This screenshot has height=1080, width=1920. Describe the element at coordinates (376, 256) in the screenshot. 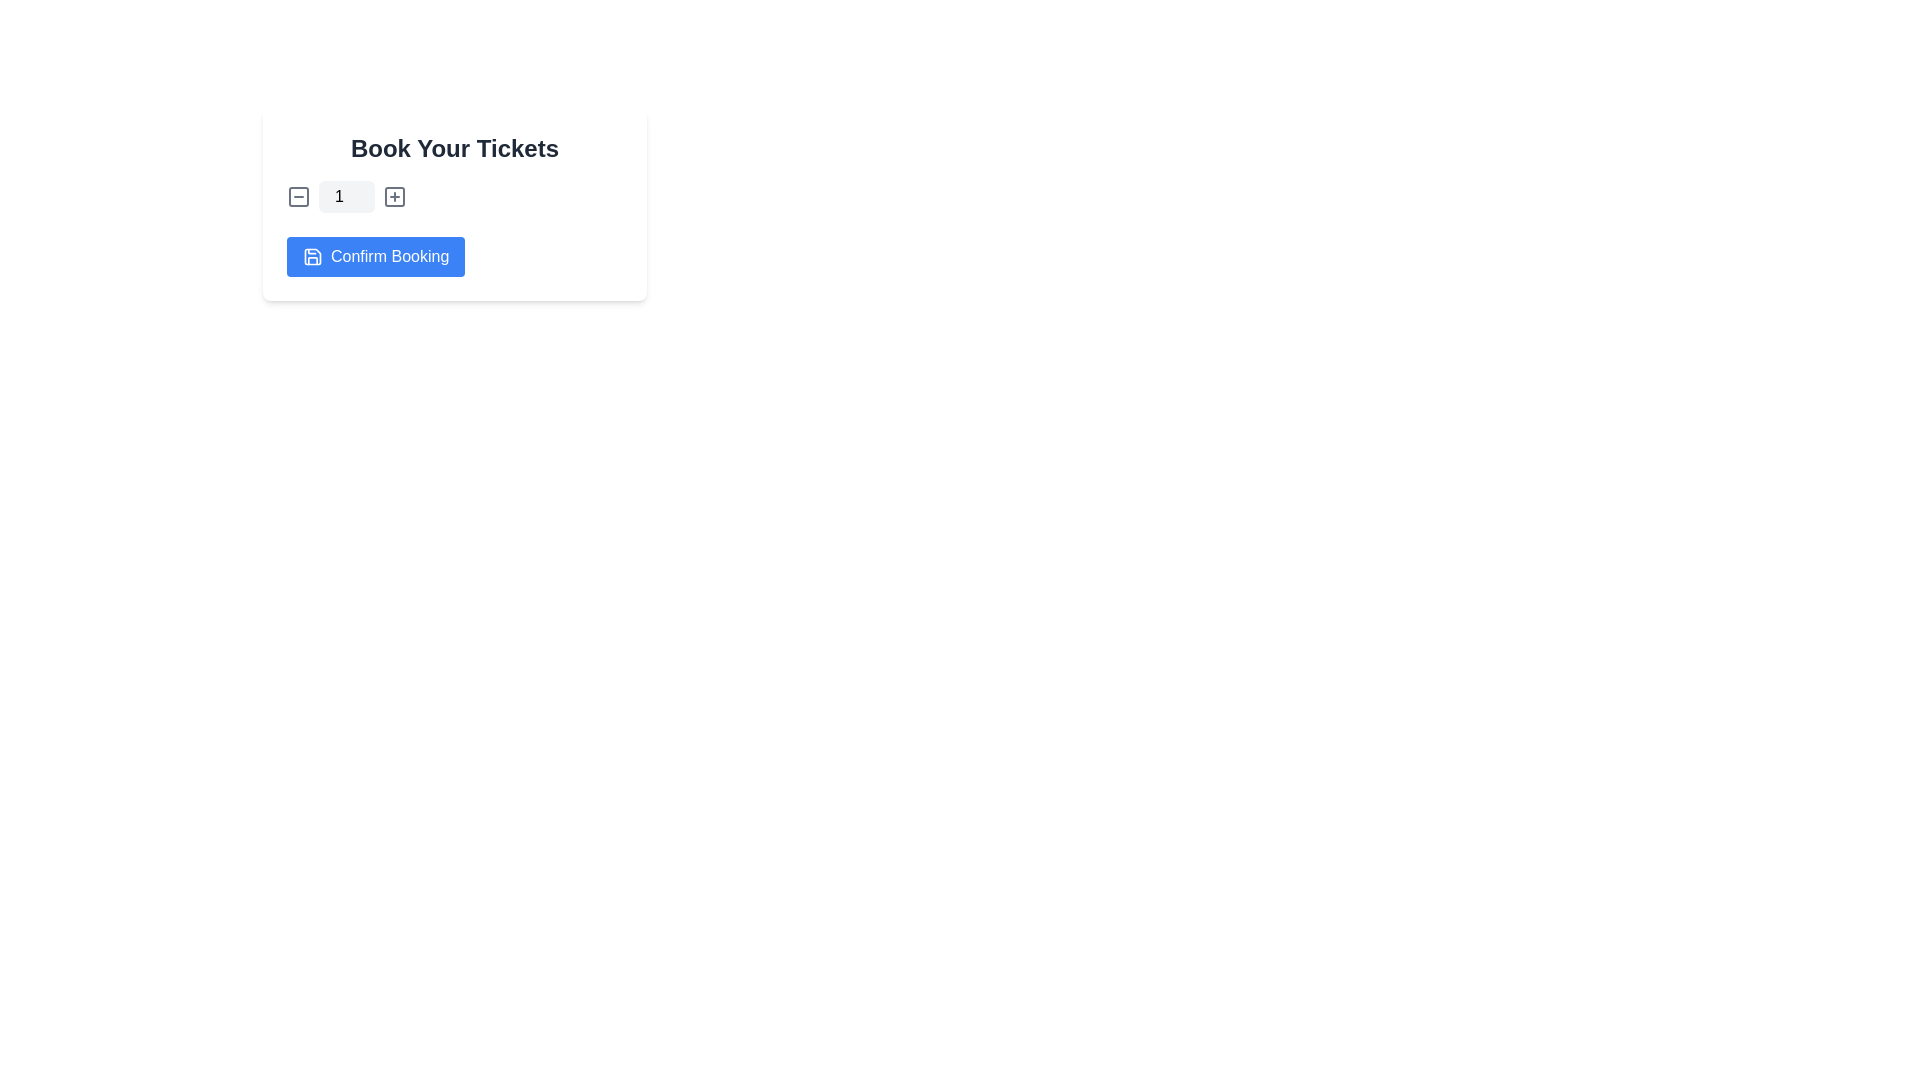

I see `the blue button labeled 'Confirm Booking' with a save icon to confirm the booking` at that location.